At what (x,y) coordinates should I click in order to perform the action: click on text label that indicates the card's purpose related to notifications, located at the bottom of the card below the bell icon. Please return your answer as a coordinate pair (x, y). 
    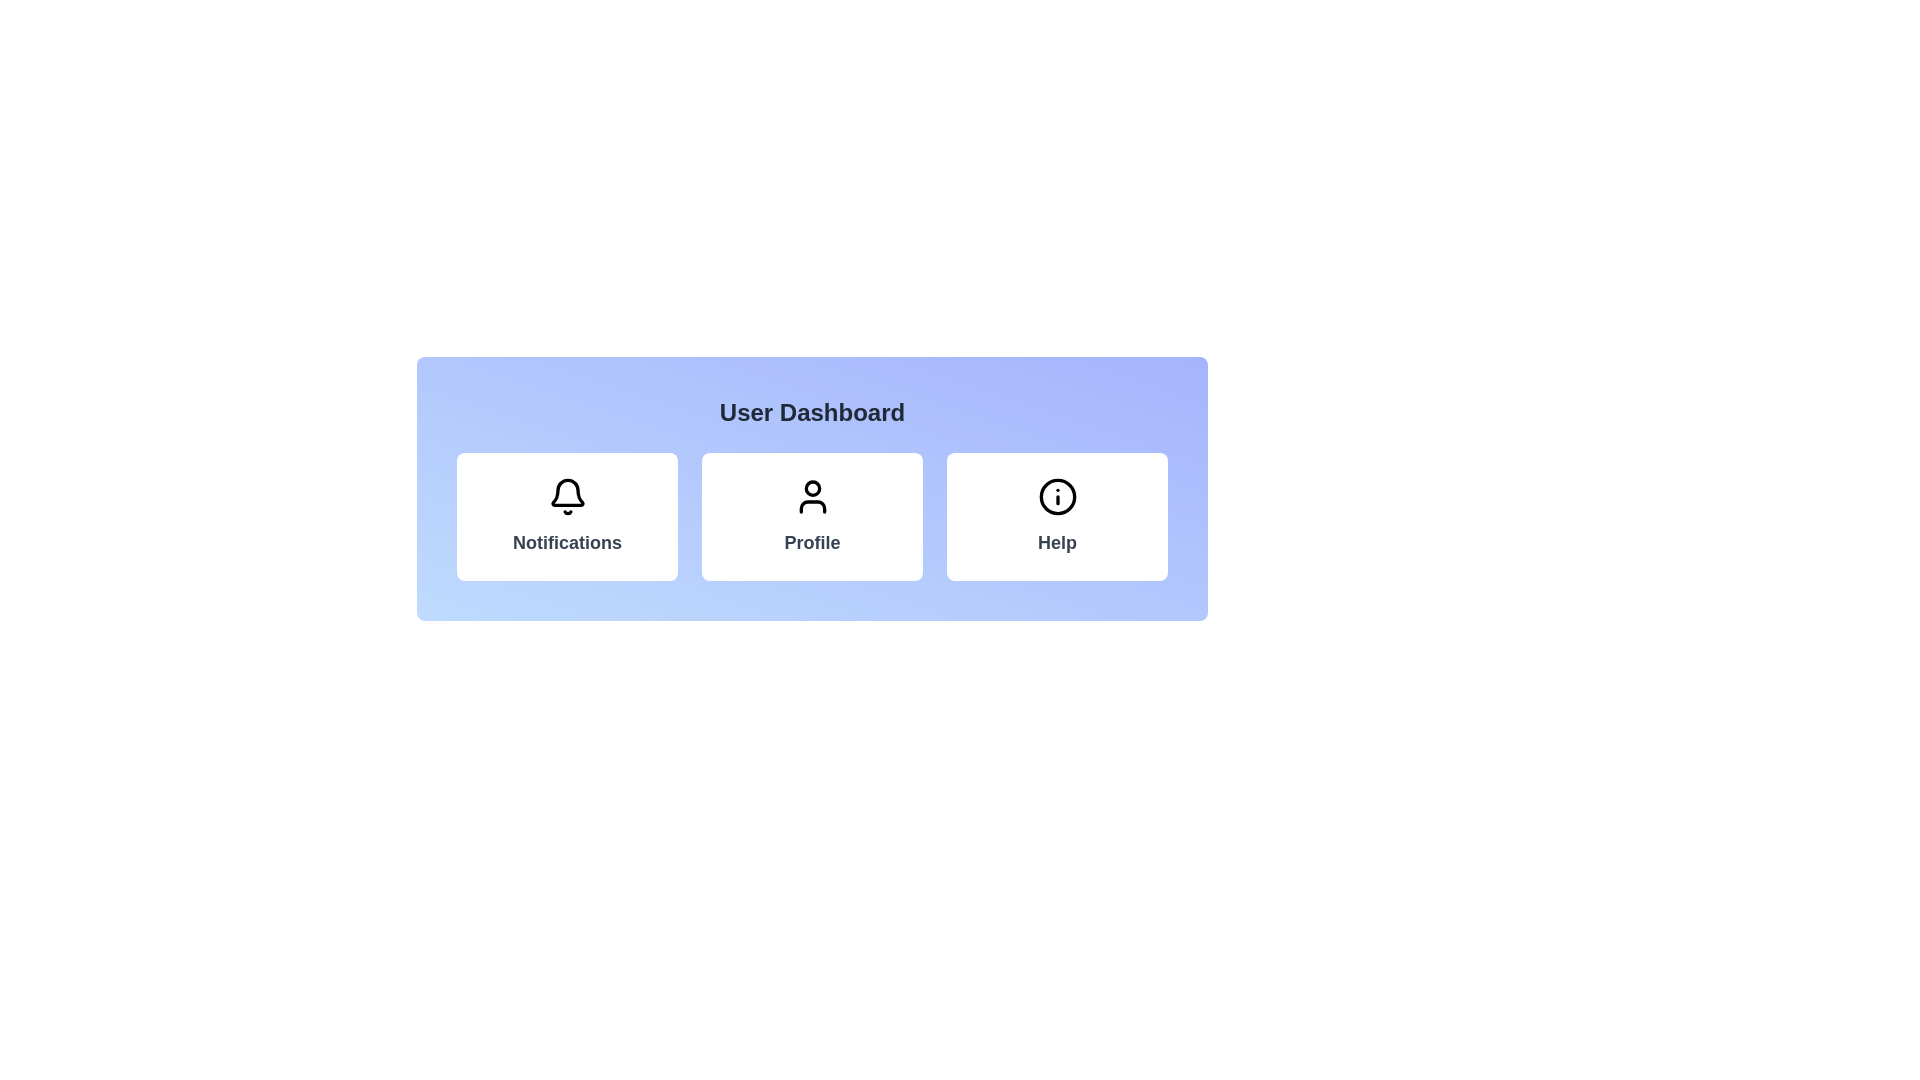
    Looking at the image, I should click on (566, 543).